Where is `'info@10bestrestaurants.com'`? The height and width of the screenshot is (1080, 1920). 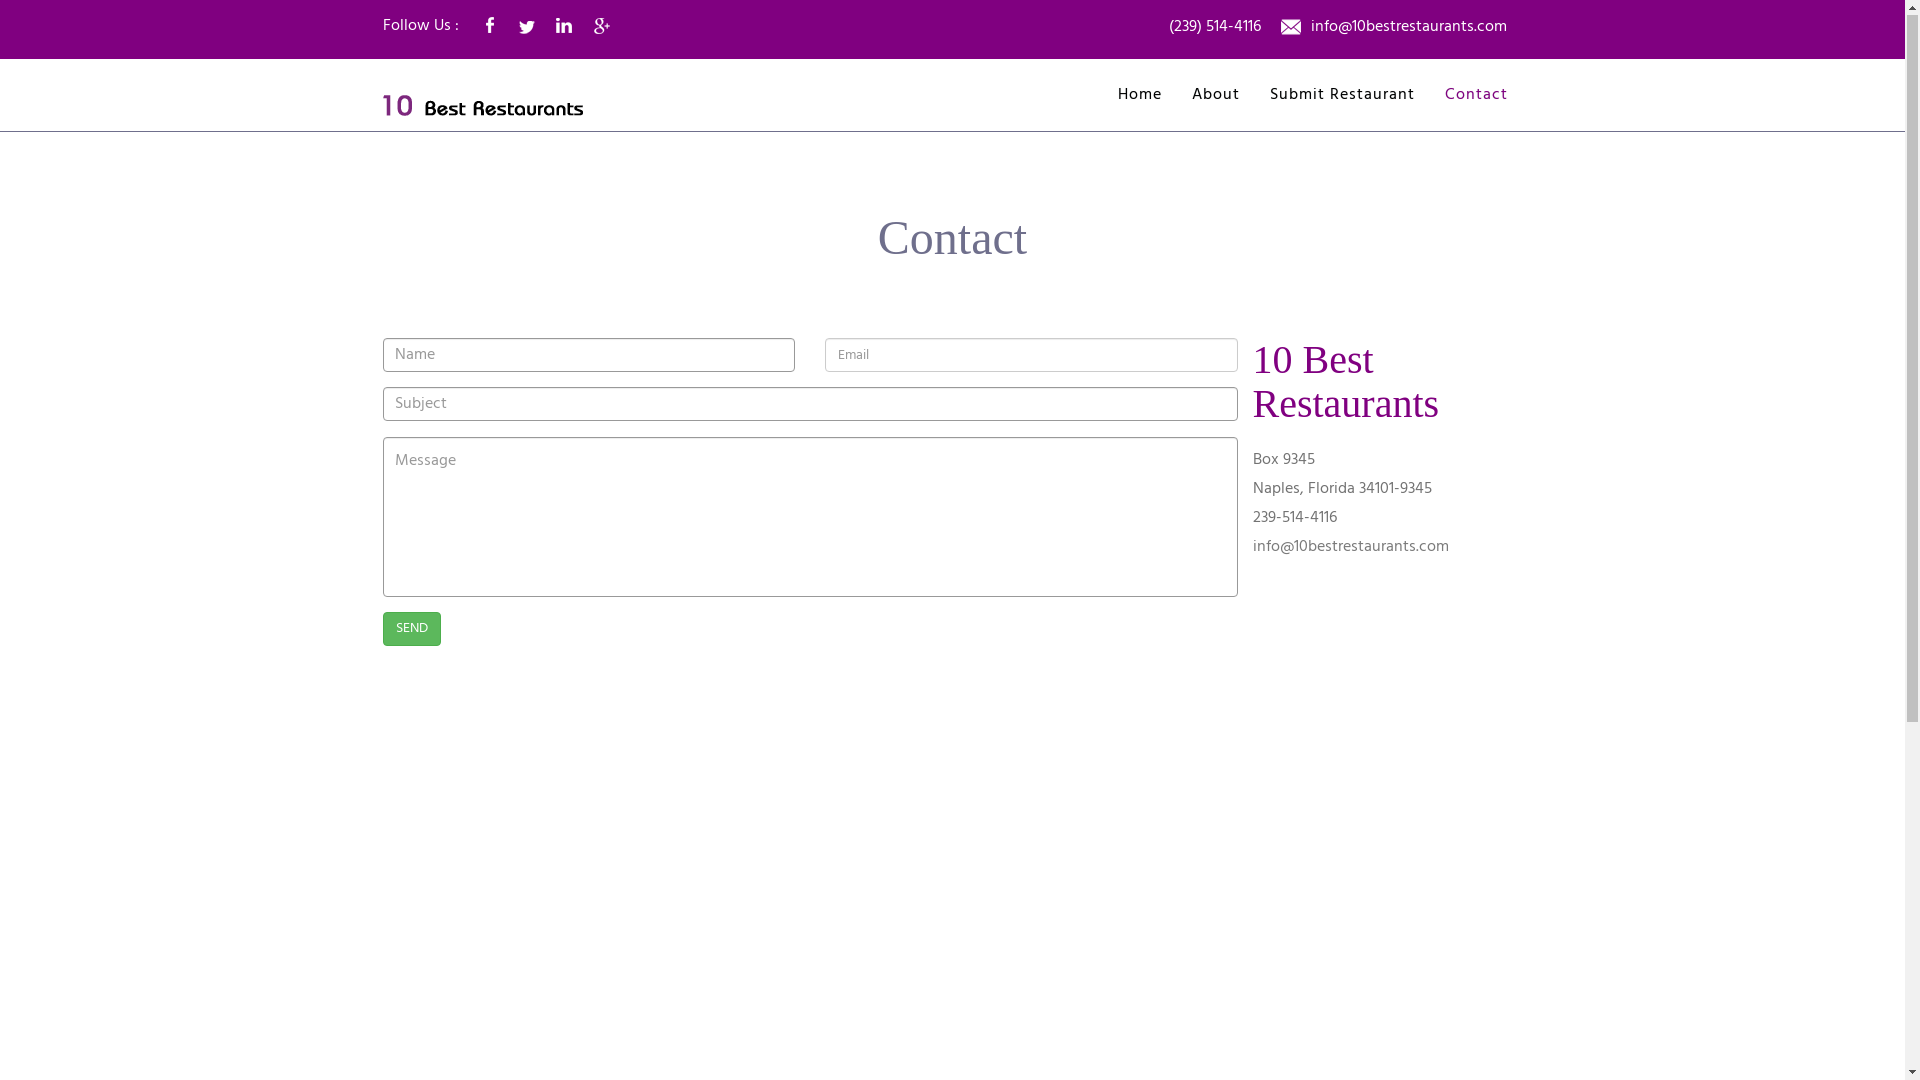
'info@10bestrestaurants.com' is located at coordinates (1406, 29).